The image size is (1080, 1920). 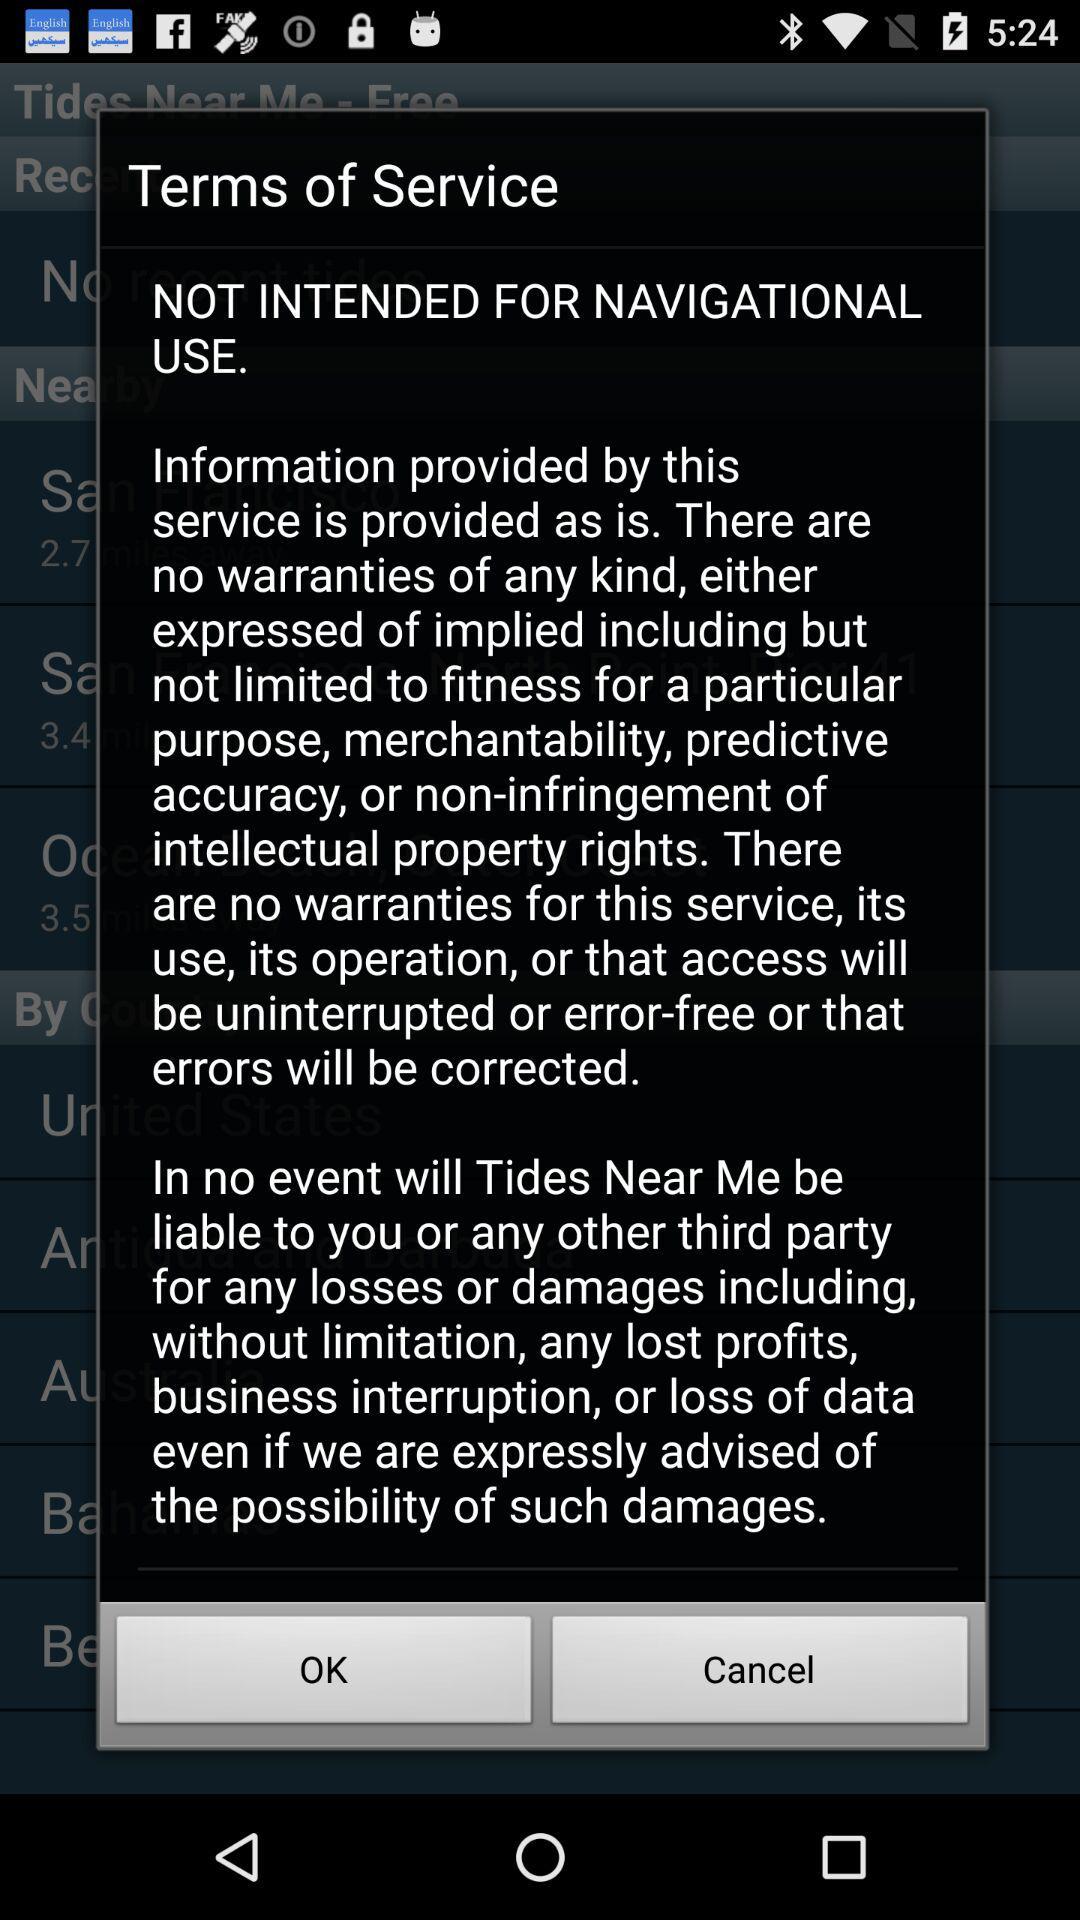 I want to click on the app below the not intended for item, so click(x=760, y=1675).